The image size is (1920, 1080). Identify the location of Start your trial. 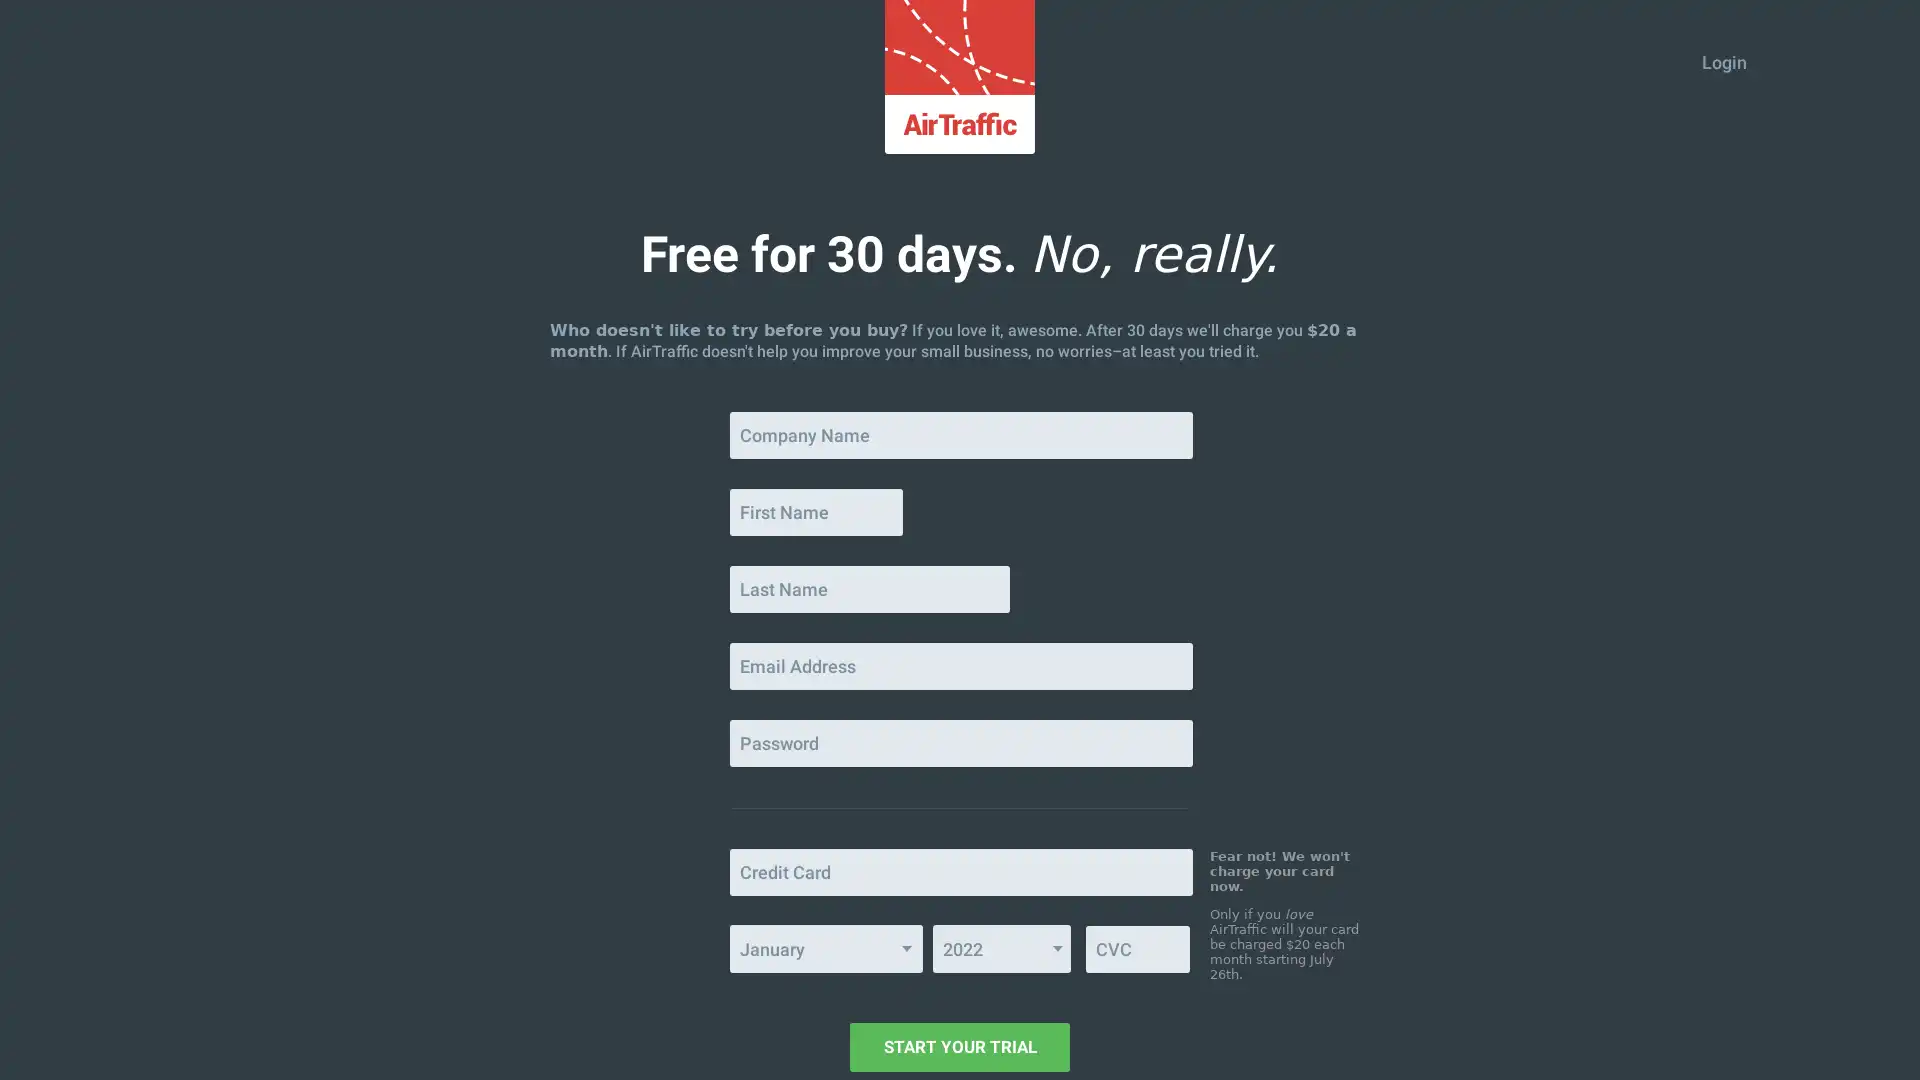
(960, 1046).